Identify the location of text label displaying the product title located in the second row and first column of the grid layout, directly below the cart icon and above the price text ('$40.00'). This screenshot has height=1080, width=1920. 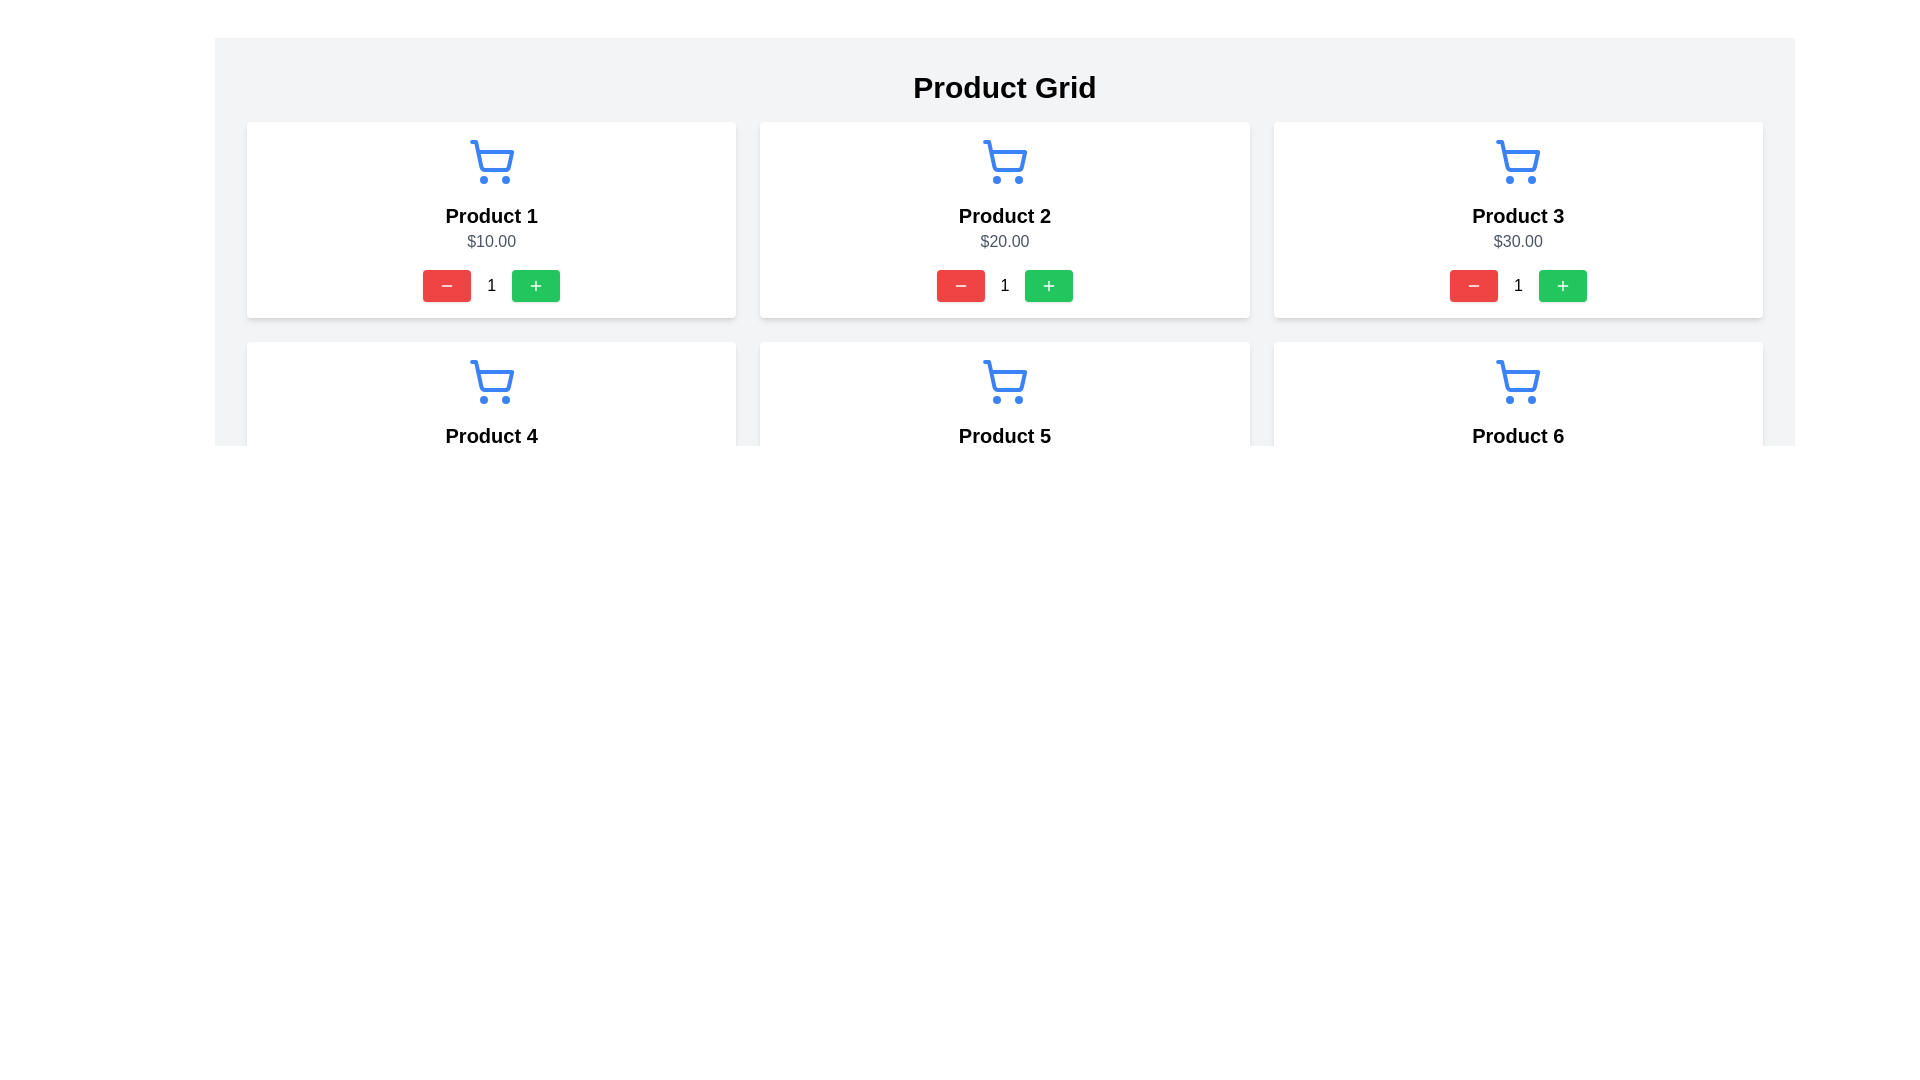
(491, 434).